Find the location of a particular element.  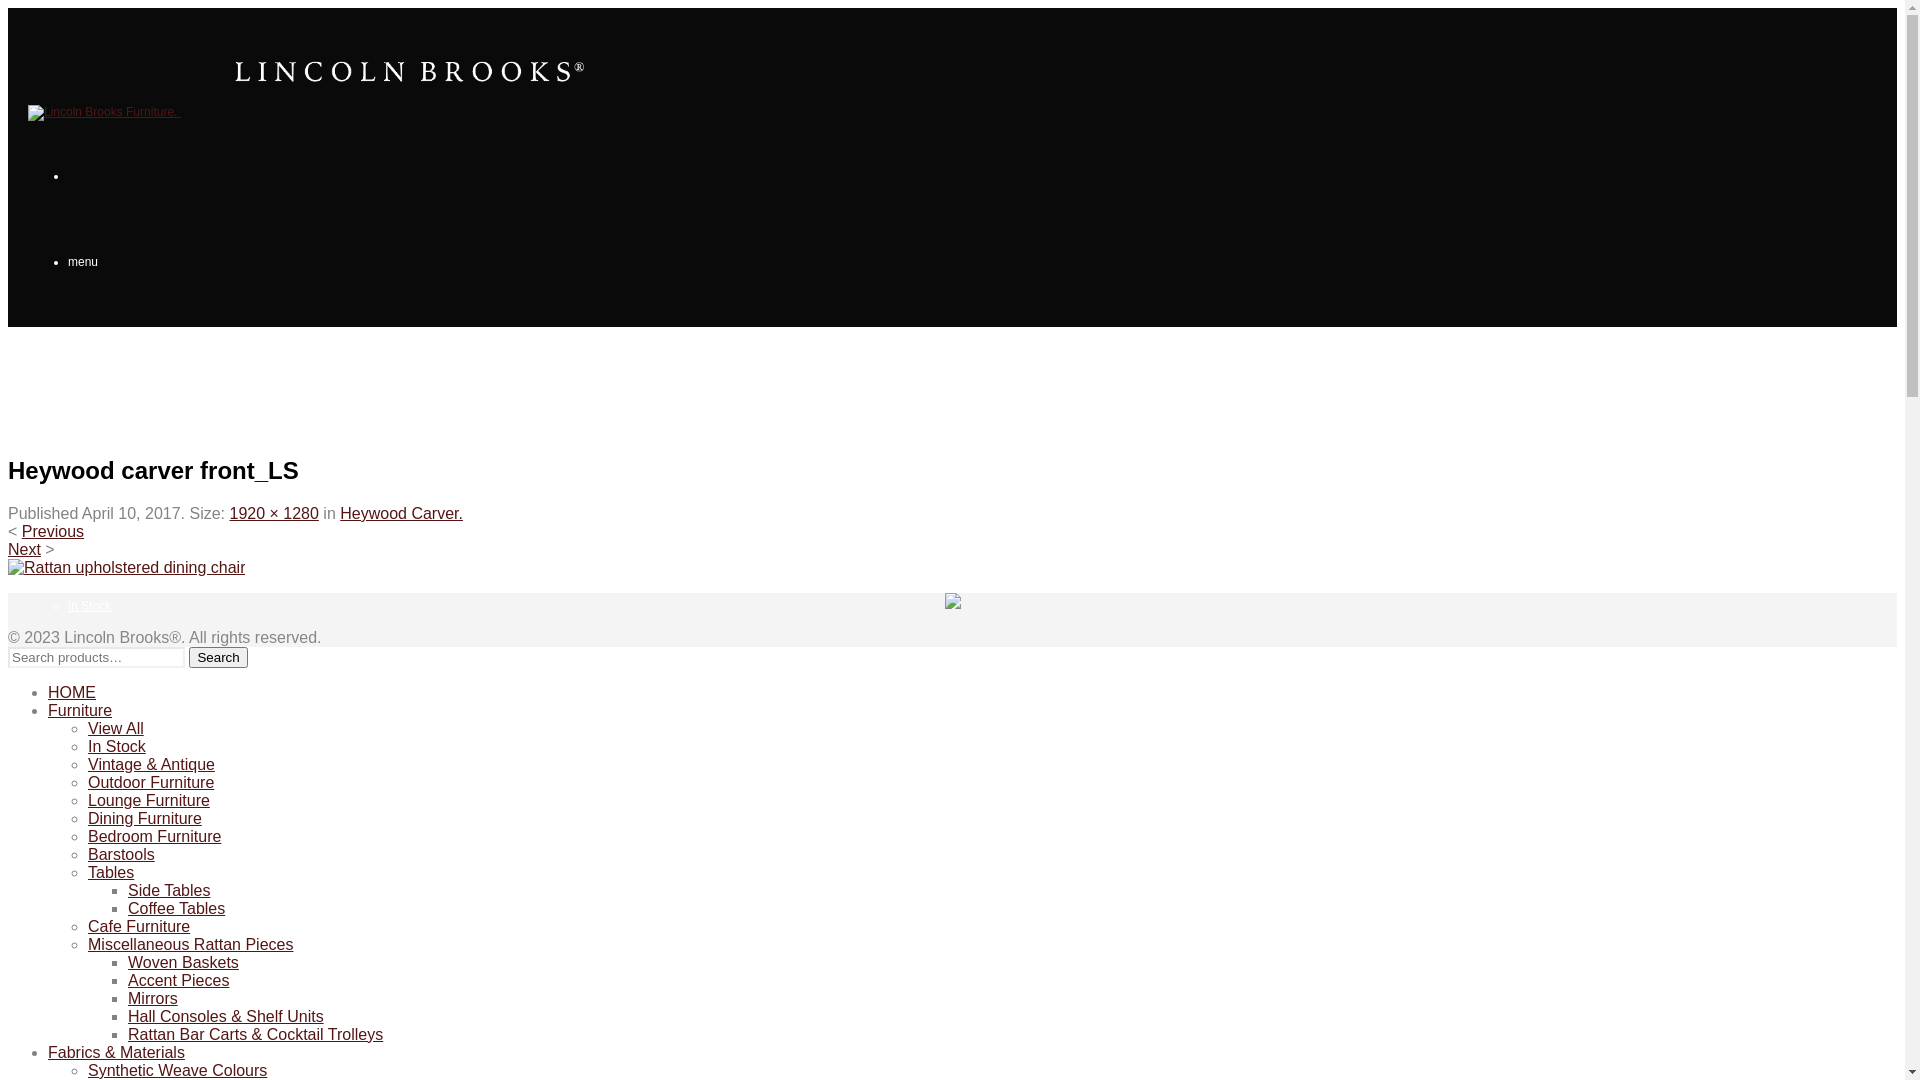

'Outdoor Furniture' is located at coordinates (114, 777).